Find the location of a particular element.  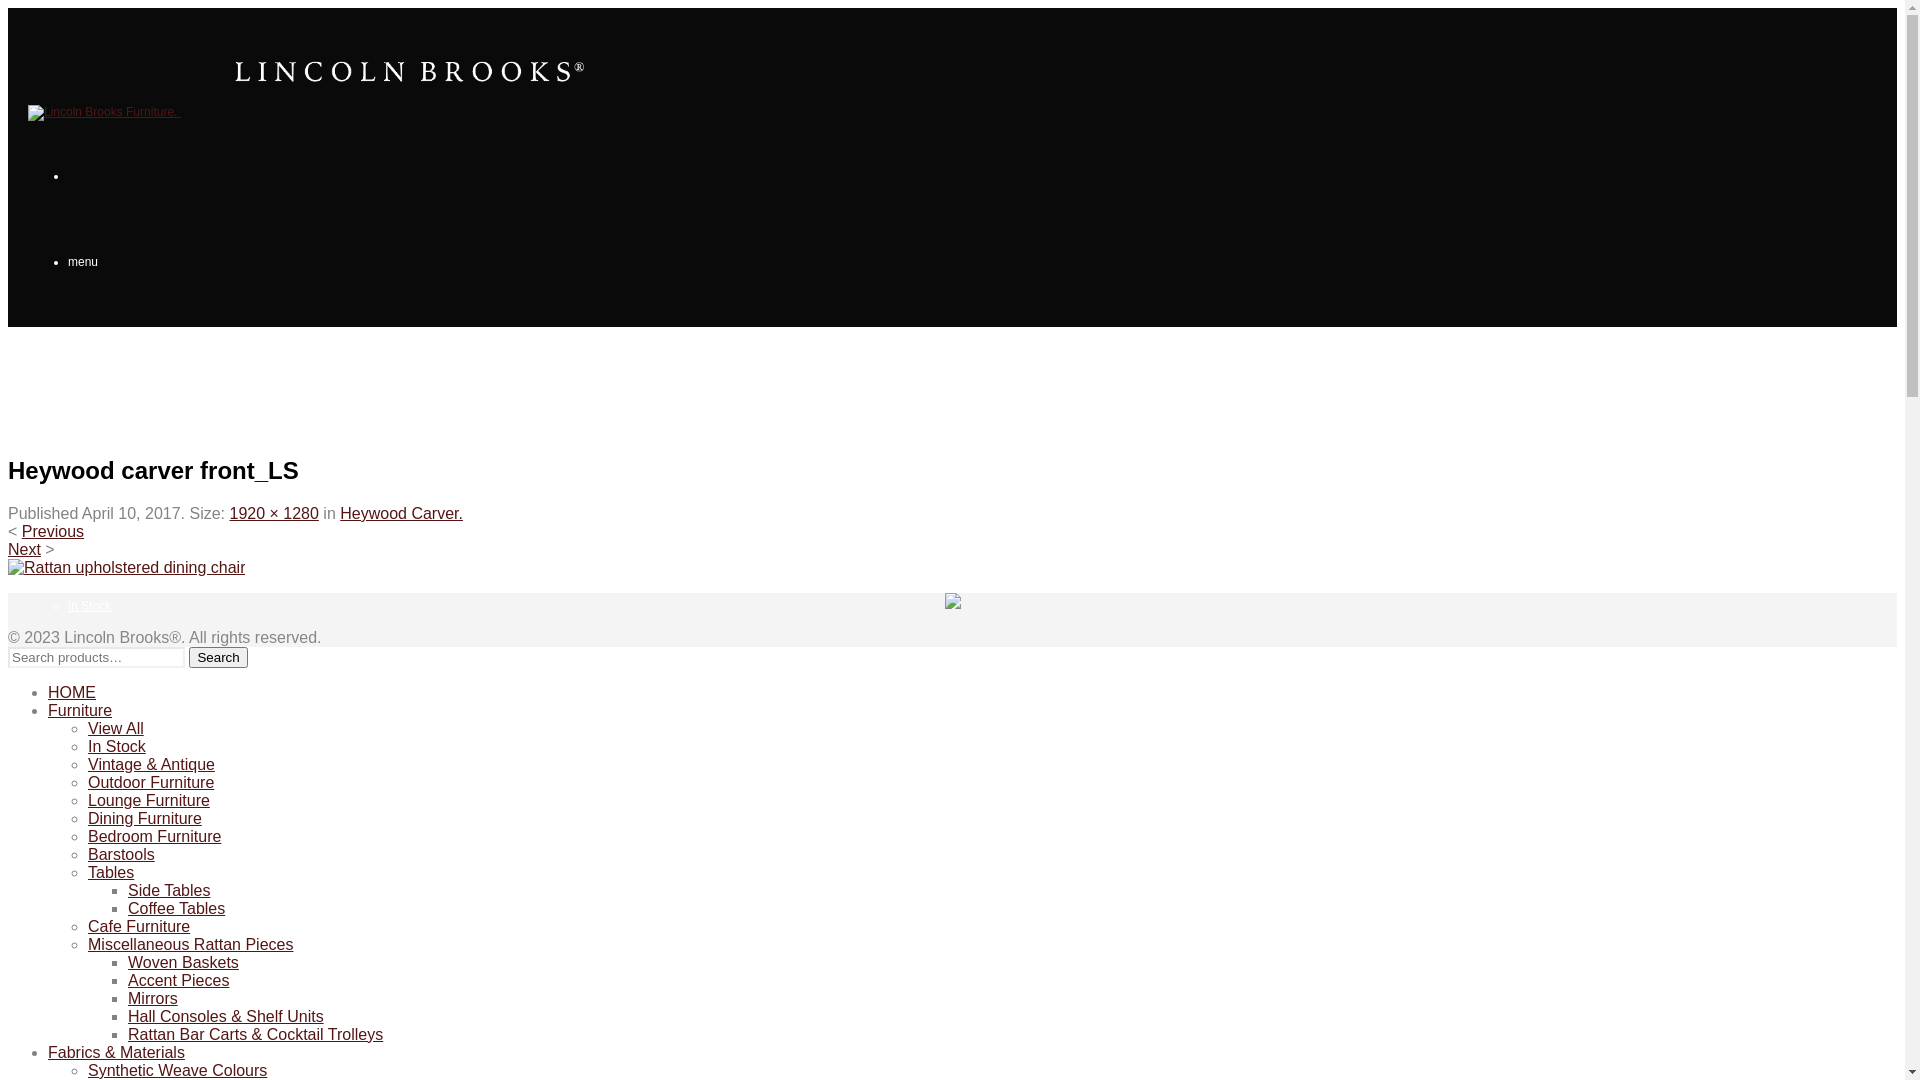

'Outdoor Furniture' is located at coordinates (114, 777).